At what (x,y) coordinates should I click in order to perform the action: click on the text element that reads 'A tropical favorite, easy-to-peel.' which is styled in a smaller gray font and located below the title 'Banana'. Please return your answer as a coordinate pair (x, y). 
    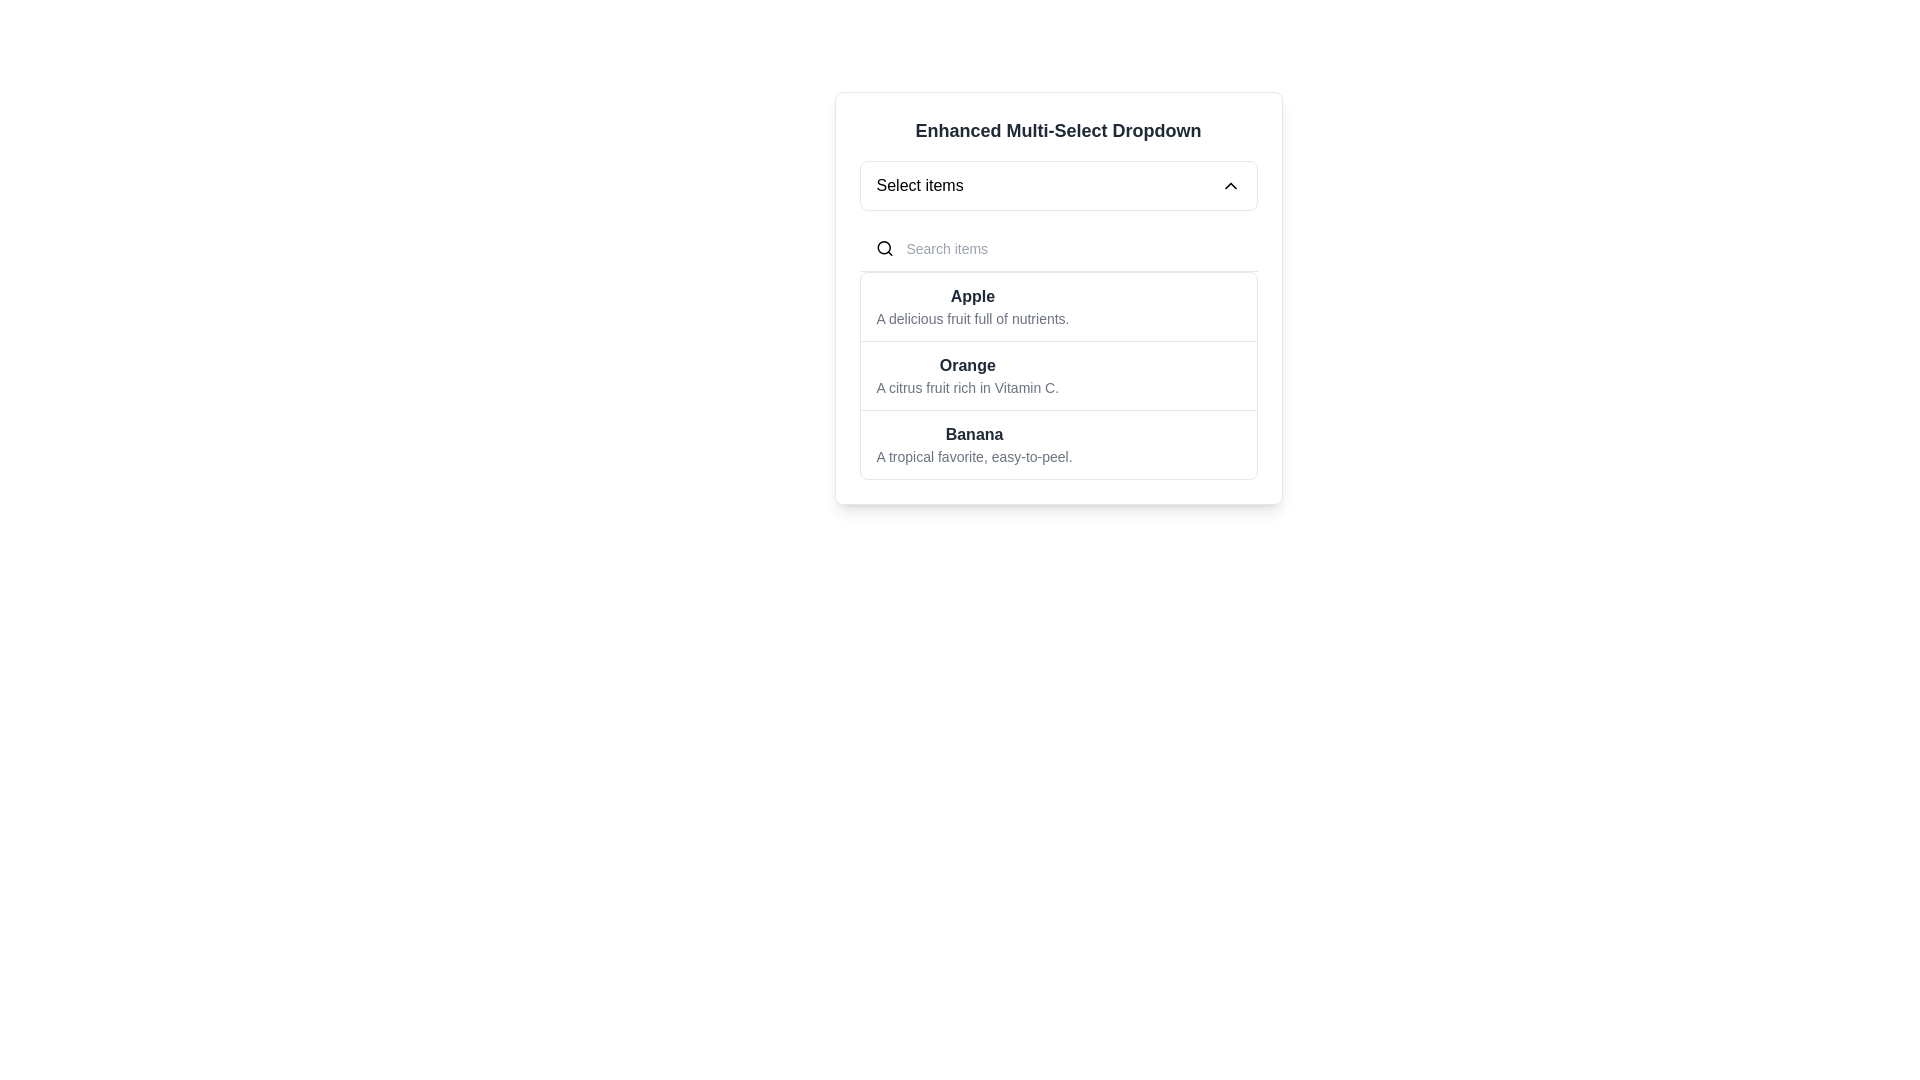
    Looking at the image, I should click on (974, 456).